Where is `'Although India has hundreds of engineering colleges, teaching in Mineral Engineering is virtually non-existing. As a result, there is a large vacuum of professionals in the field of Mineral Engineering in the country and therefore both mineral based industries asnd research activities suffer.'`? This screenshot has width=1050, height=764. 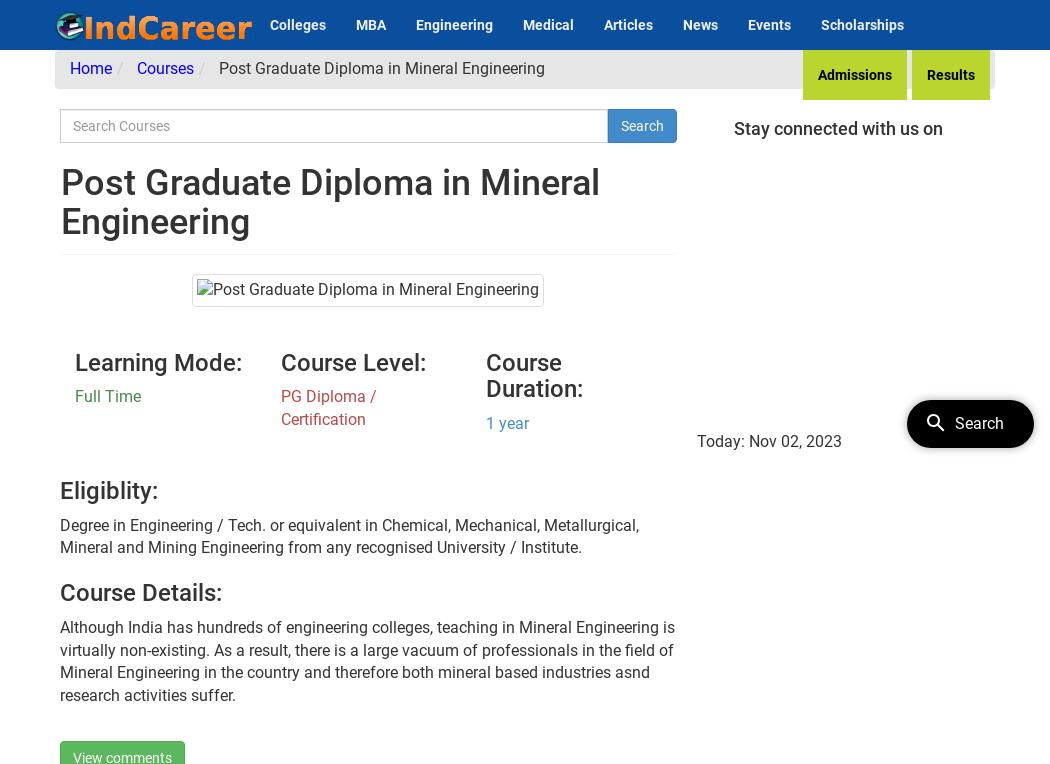
'Although India has hundreds of engineering colleges, teaching in Mineral Engineering is virtually non-existing. As a result, there is a large vacuum of professionals in the field of Mineral Engineering in the country and therefore both mineral based industries asnd research activities suffer.' is located at coordinates (366, 661).